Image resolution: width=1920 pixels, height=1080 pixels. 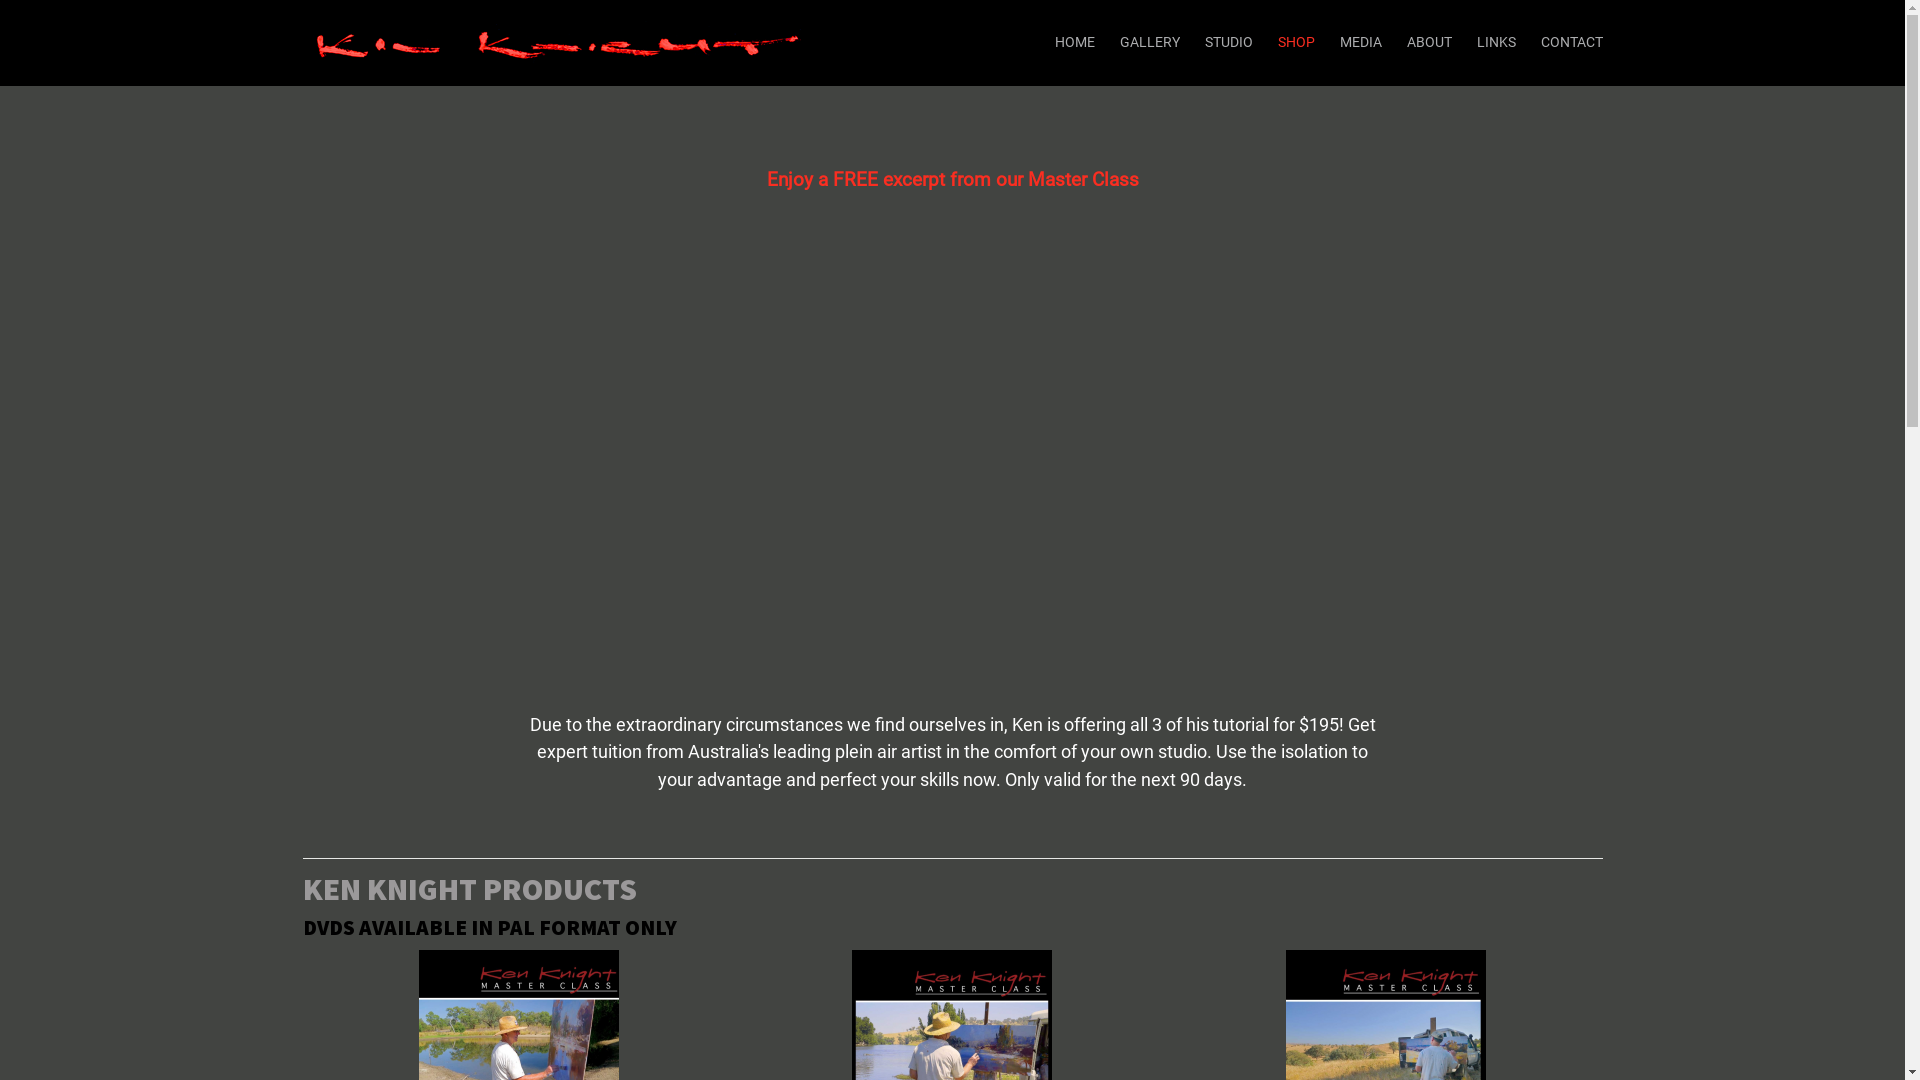 What do you see at coordinates (1073, 42) in the screenshot?
I see `'HOME'` at bounding box center [1073, 42].